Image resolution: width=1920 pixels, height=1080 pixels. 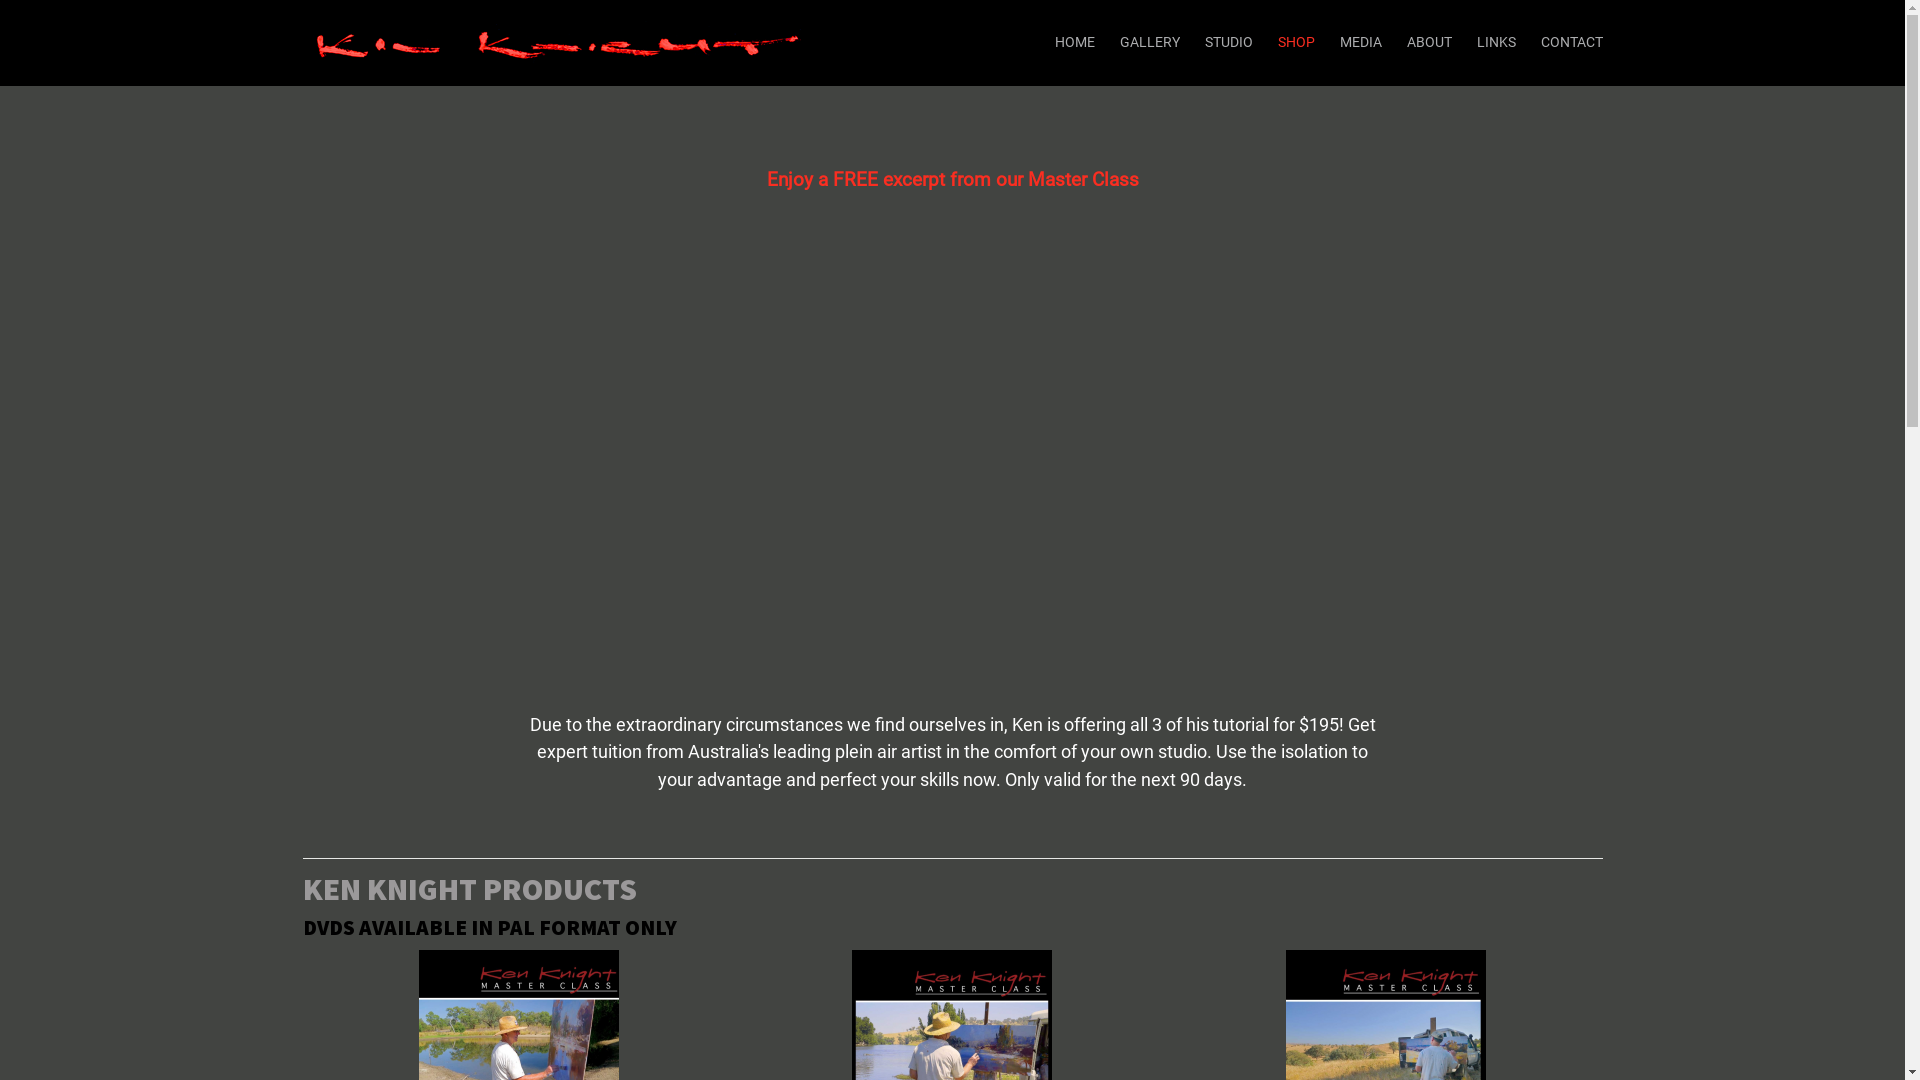 What do you see at coordinates (1073, 42) in the screenshot?
I see `'HOME'` at bounding box center [1073, 42].